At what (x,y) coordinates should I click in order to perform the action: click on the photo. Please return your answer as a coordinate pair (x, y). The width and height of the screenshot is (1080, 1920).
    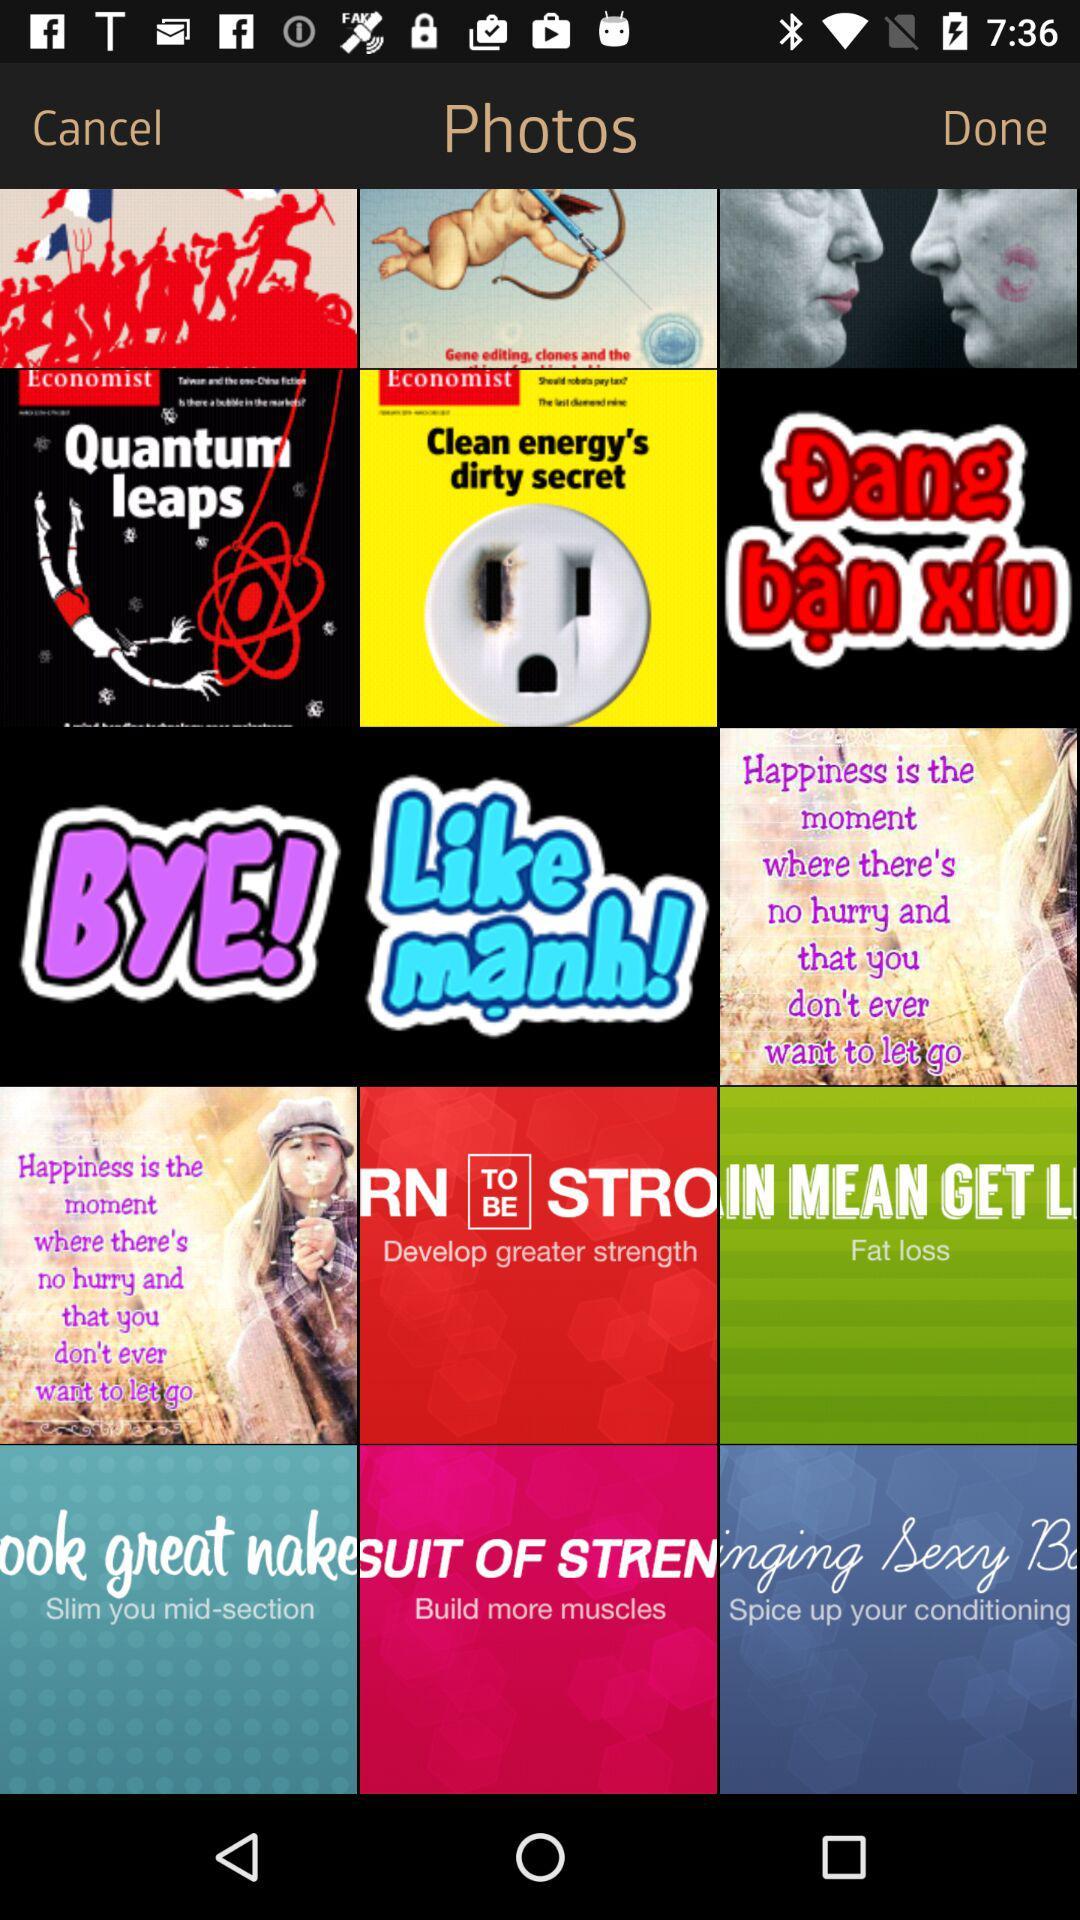
    Looking at the image, I should click on (537, 1264).